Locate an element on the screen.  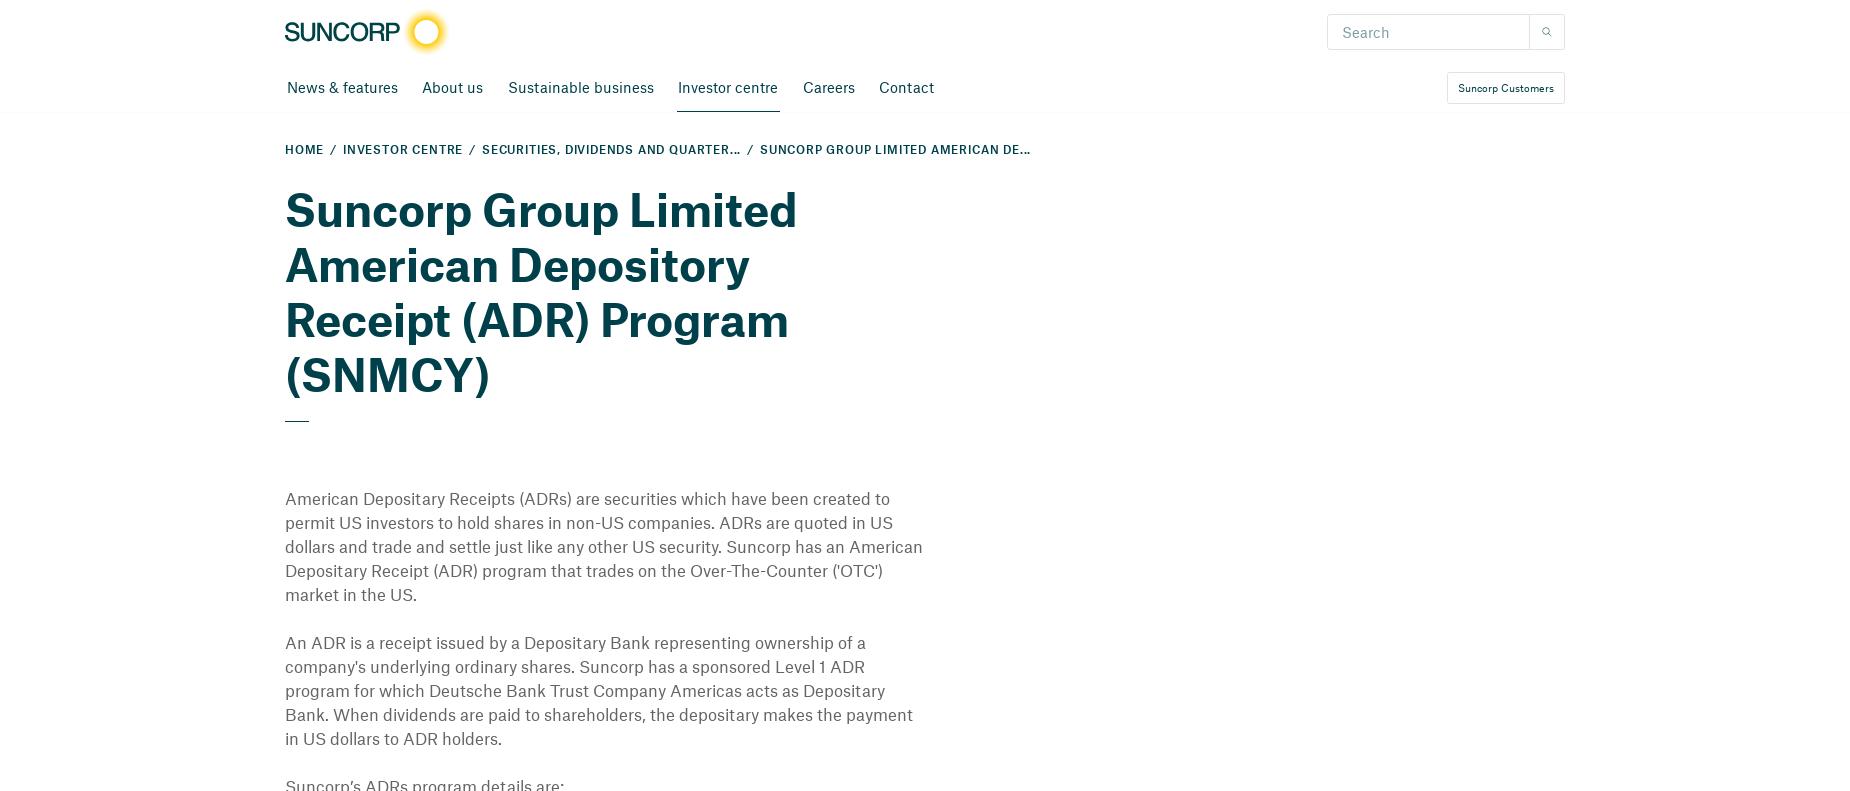
'American Depository Receipt (ADR) Program (SNMCY)' is located at coordinates (537, 318).